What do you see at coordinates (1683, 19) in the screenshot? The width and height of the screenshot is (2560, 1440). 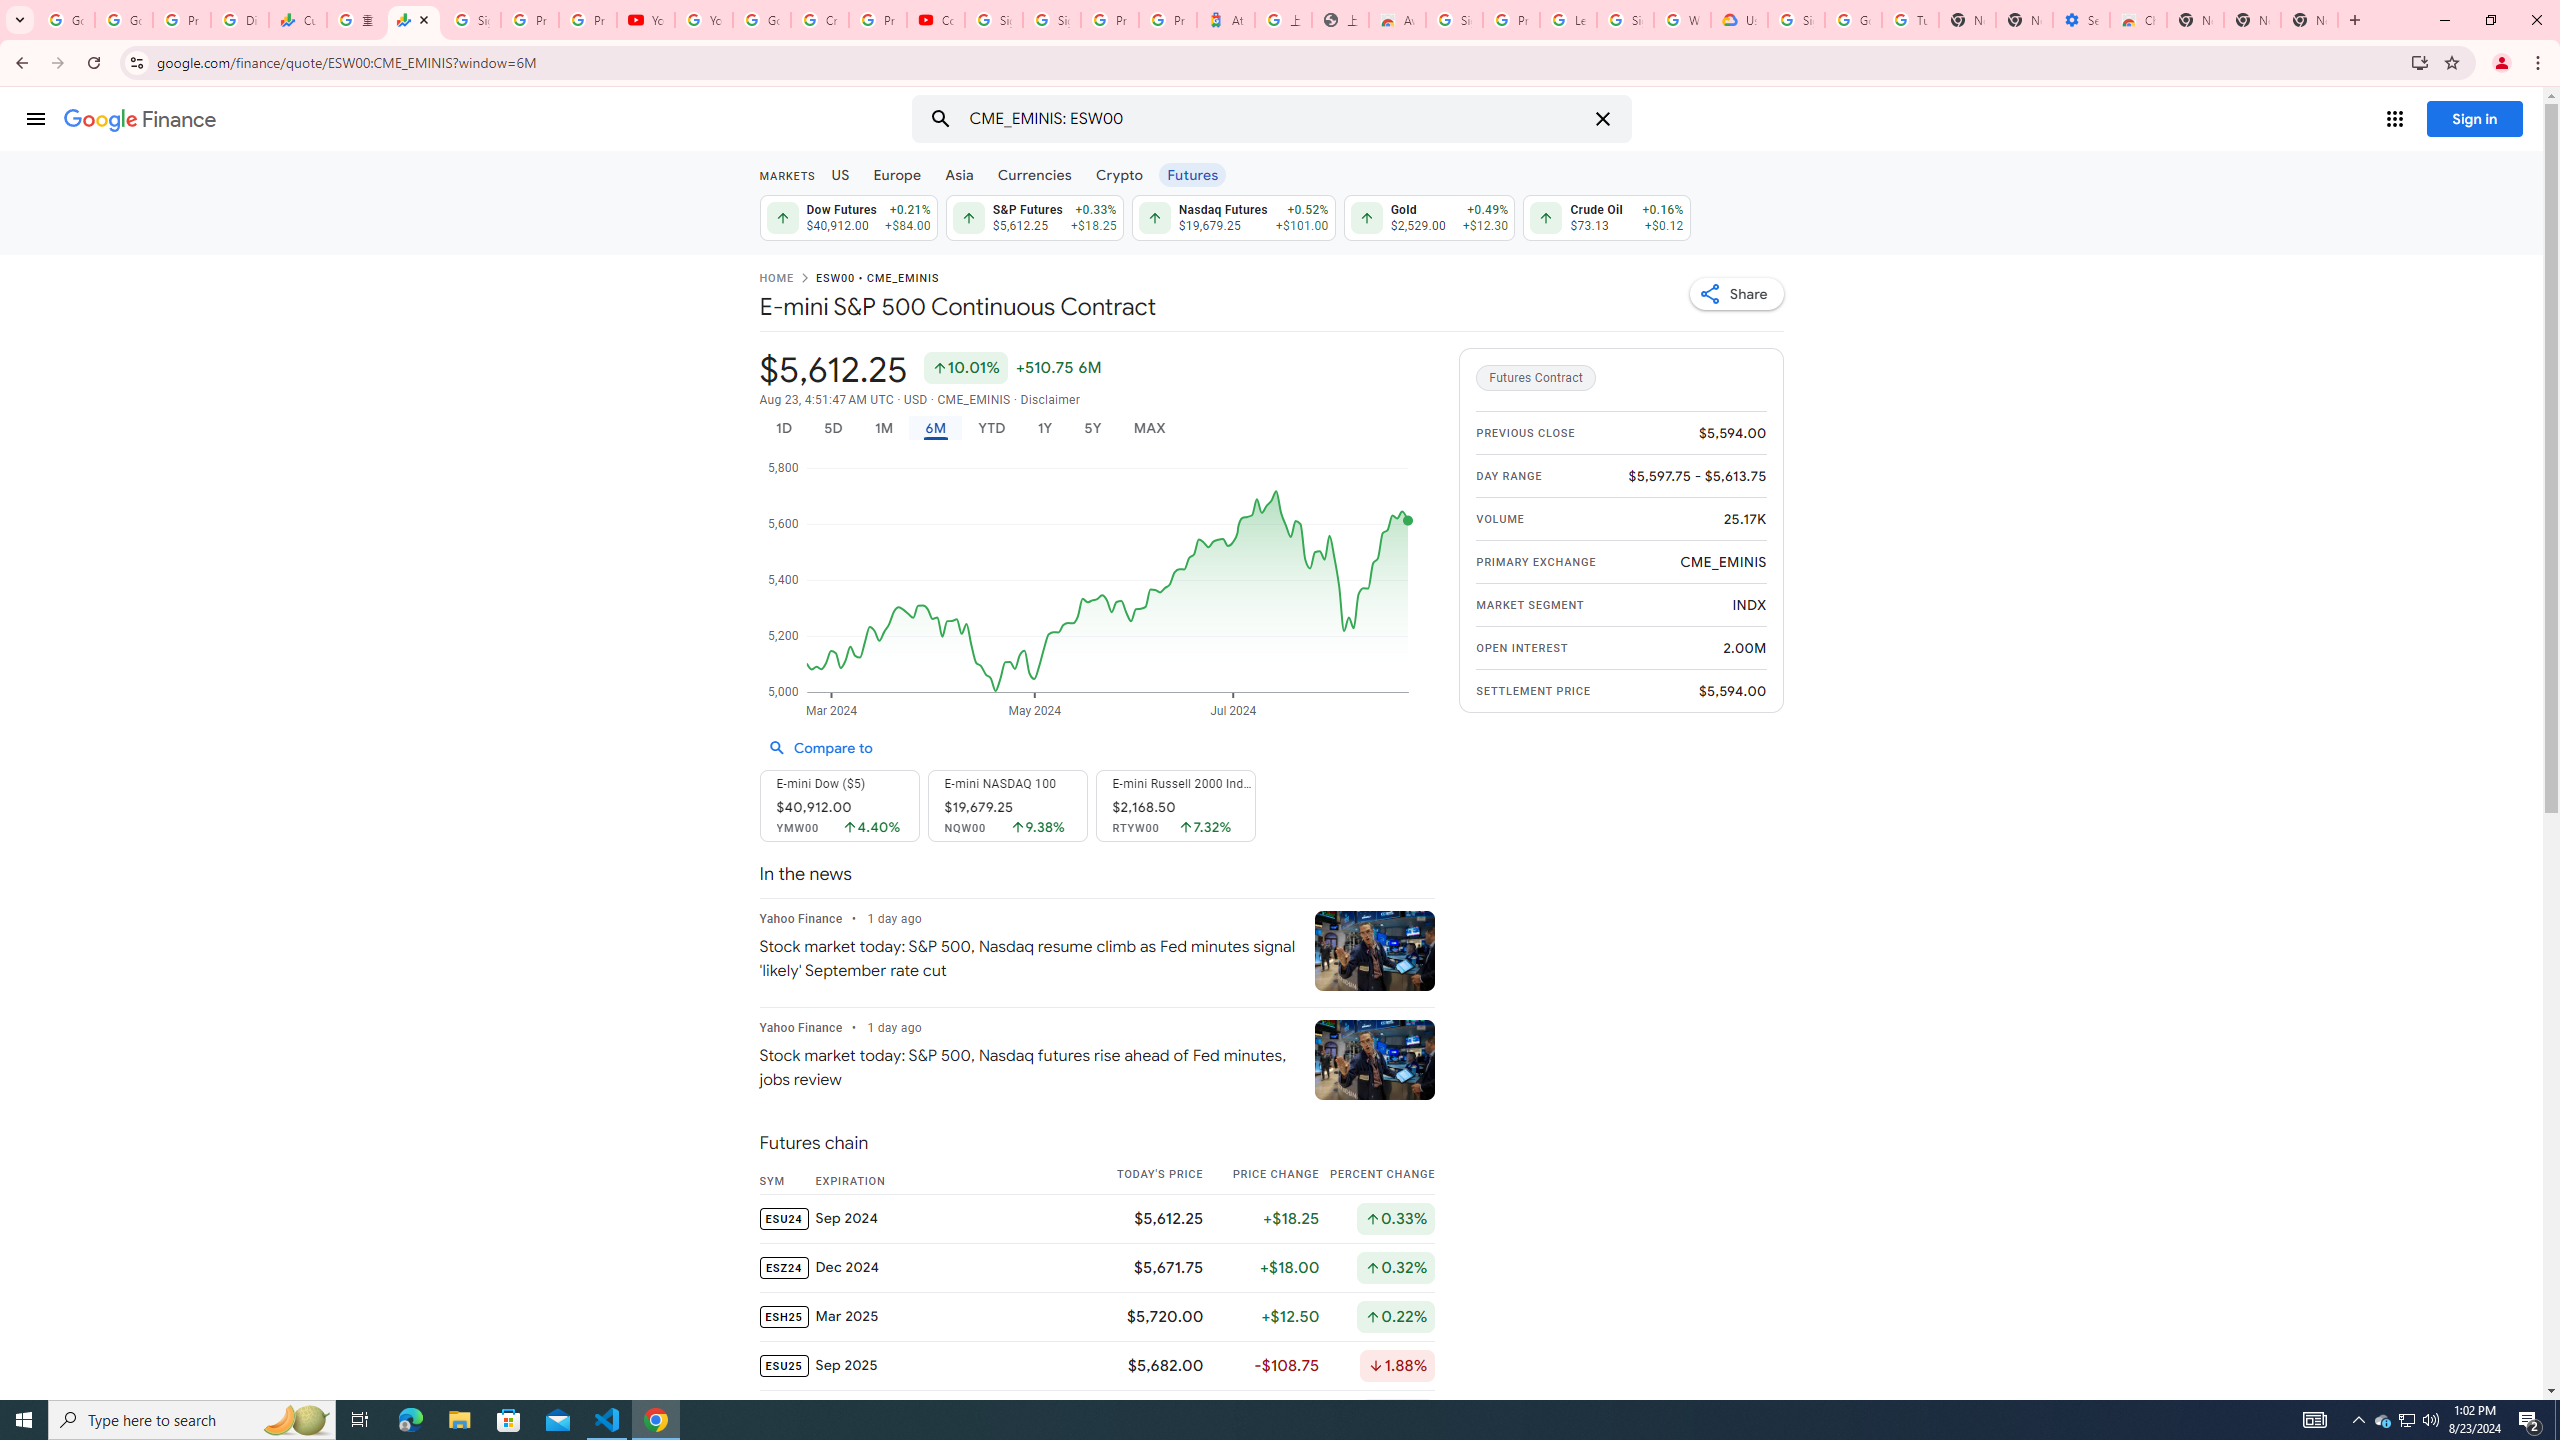 I see `'Who are Google'` at bounding box center [1683, 19].